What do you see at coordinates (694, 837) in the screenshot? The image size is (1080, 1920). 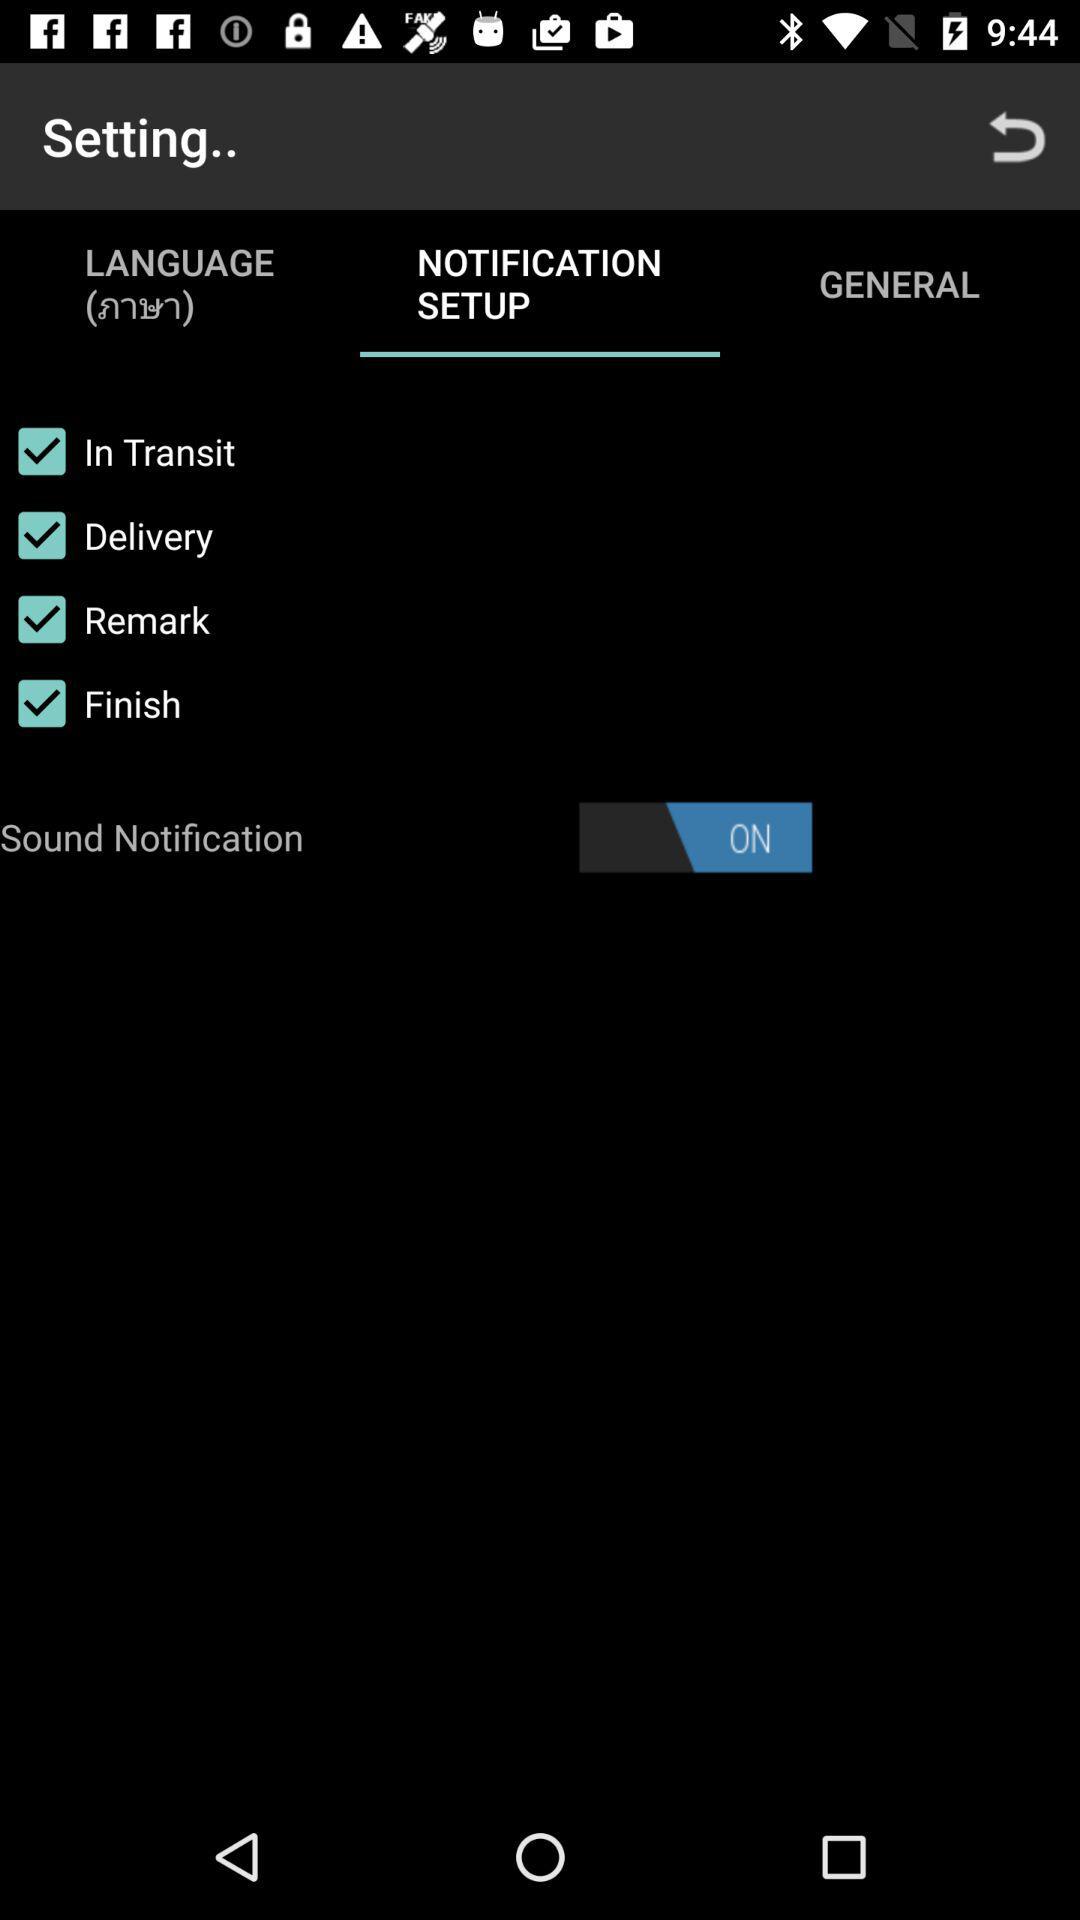 I see `switch sound notification option` at bounding box center [694, 837].